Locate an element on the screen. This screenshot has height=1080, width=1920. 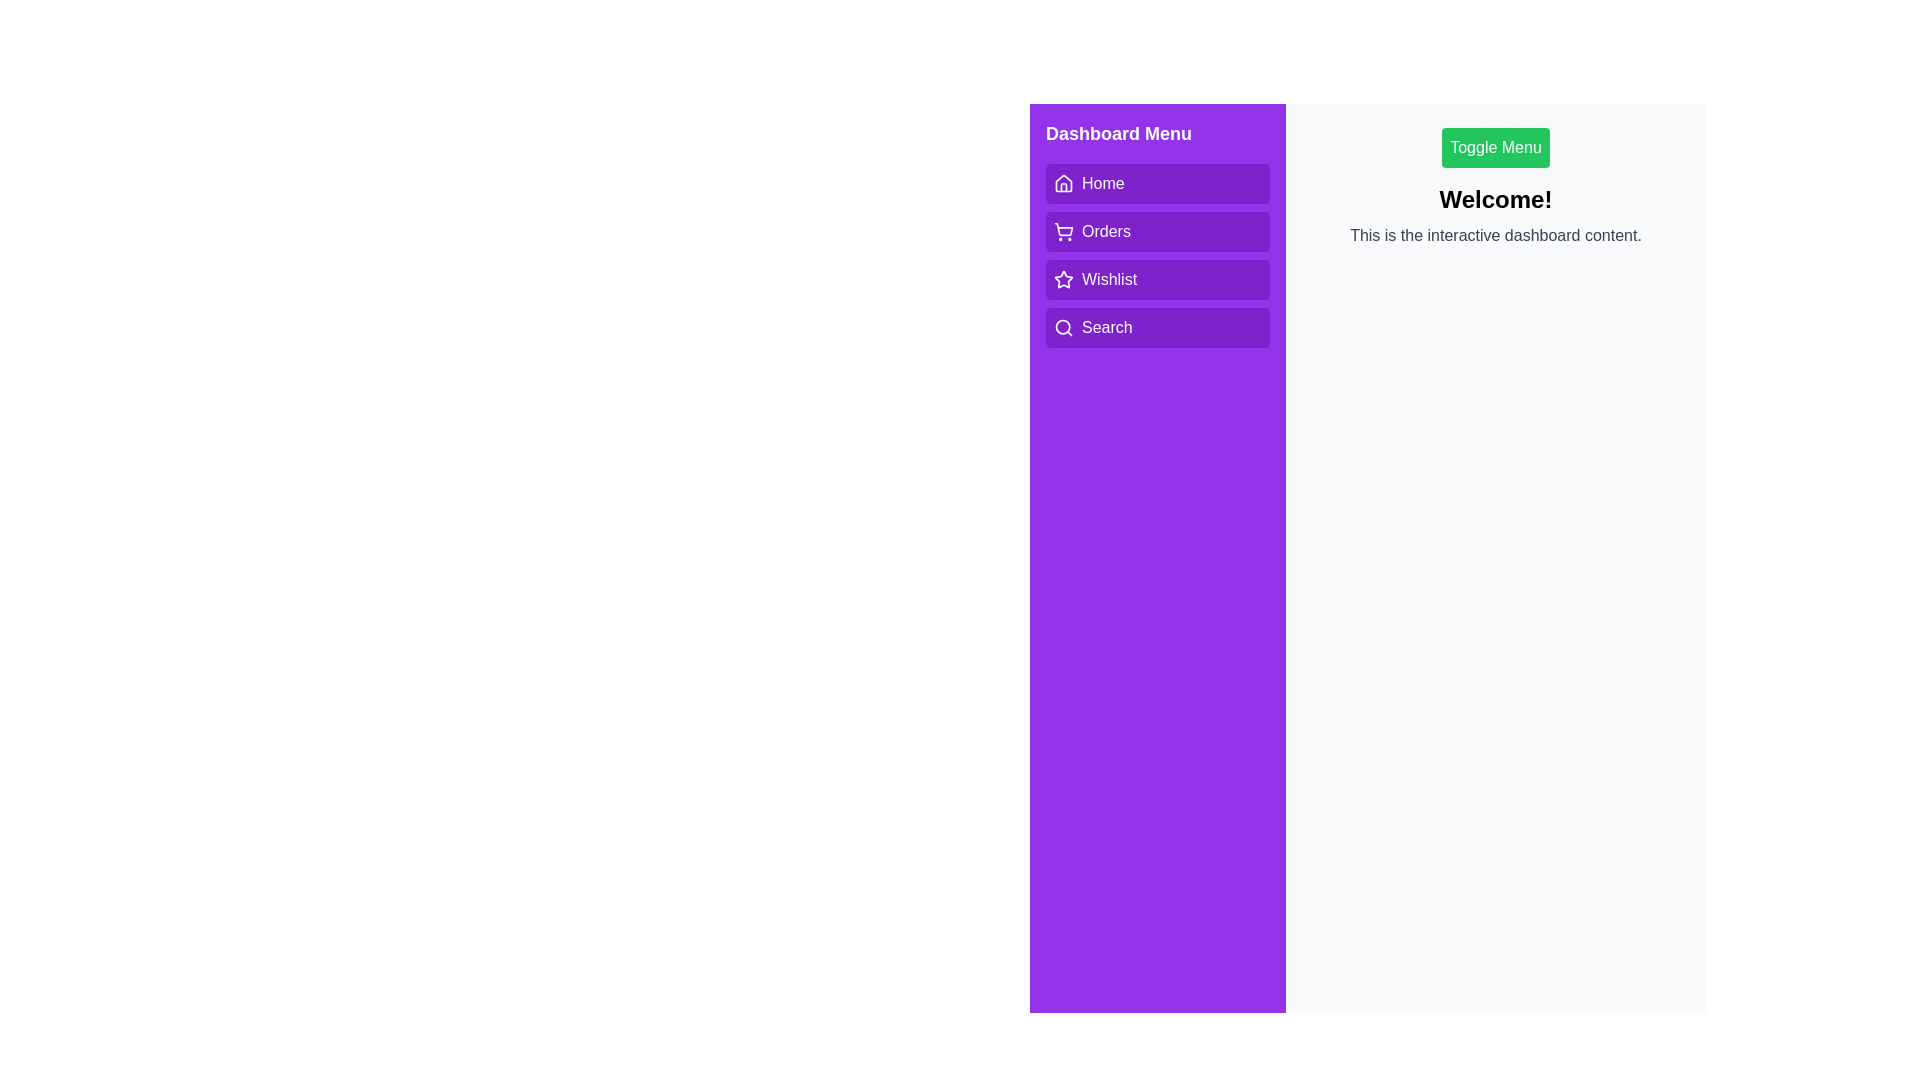
the menu option Orders to observe the hover effect is located at coordinates (1157, 230).